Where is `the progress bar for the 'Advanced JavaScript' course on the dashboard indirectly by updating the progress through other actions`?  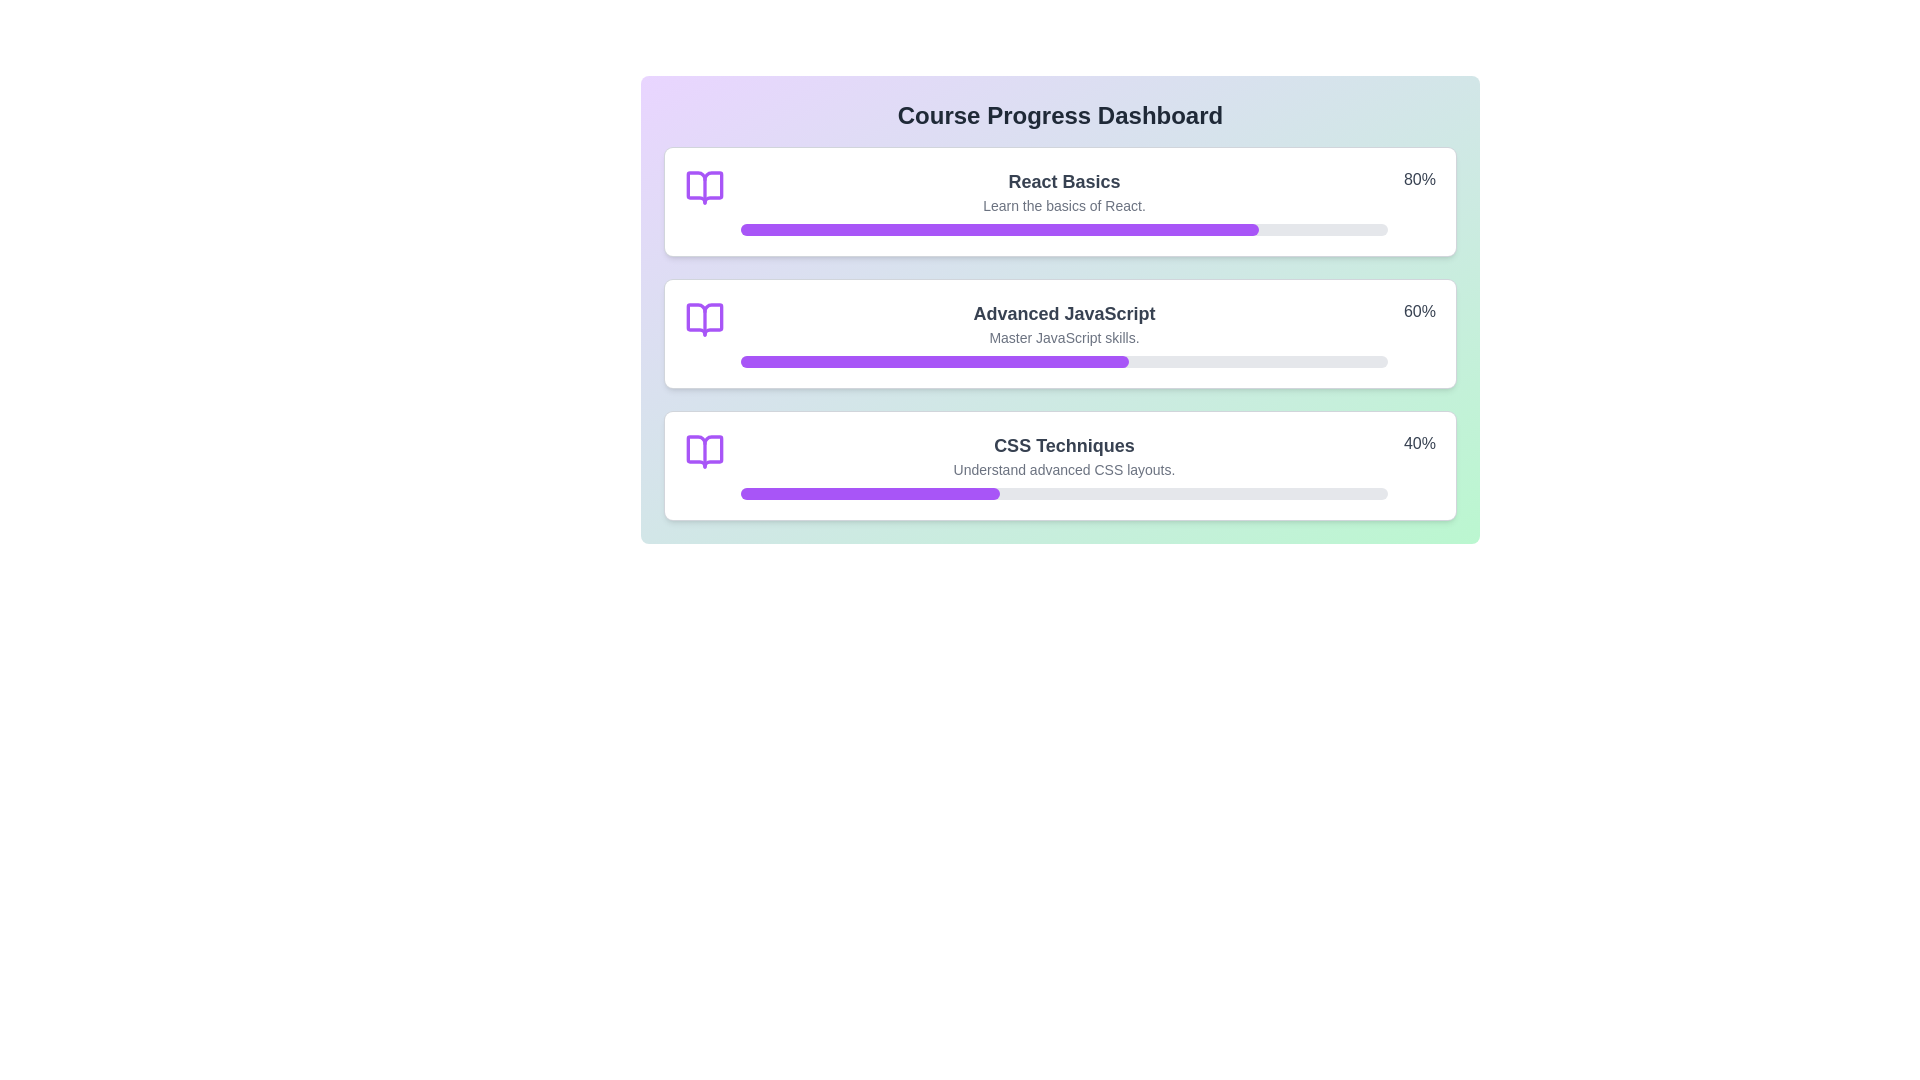 the progress bar for the 'Advanced JavaScript' course on the dashboard indirectly by updating the progress through other actions is located at coordinates (934, 362).